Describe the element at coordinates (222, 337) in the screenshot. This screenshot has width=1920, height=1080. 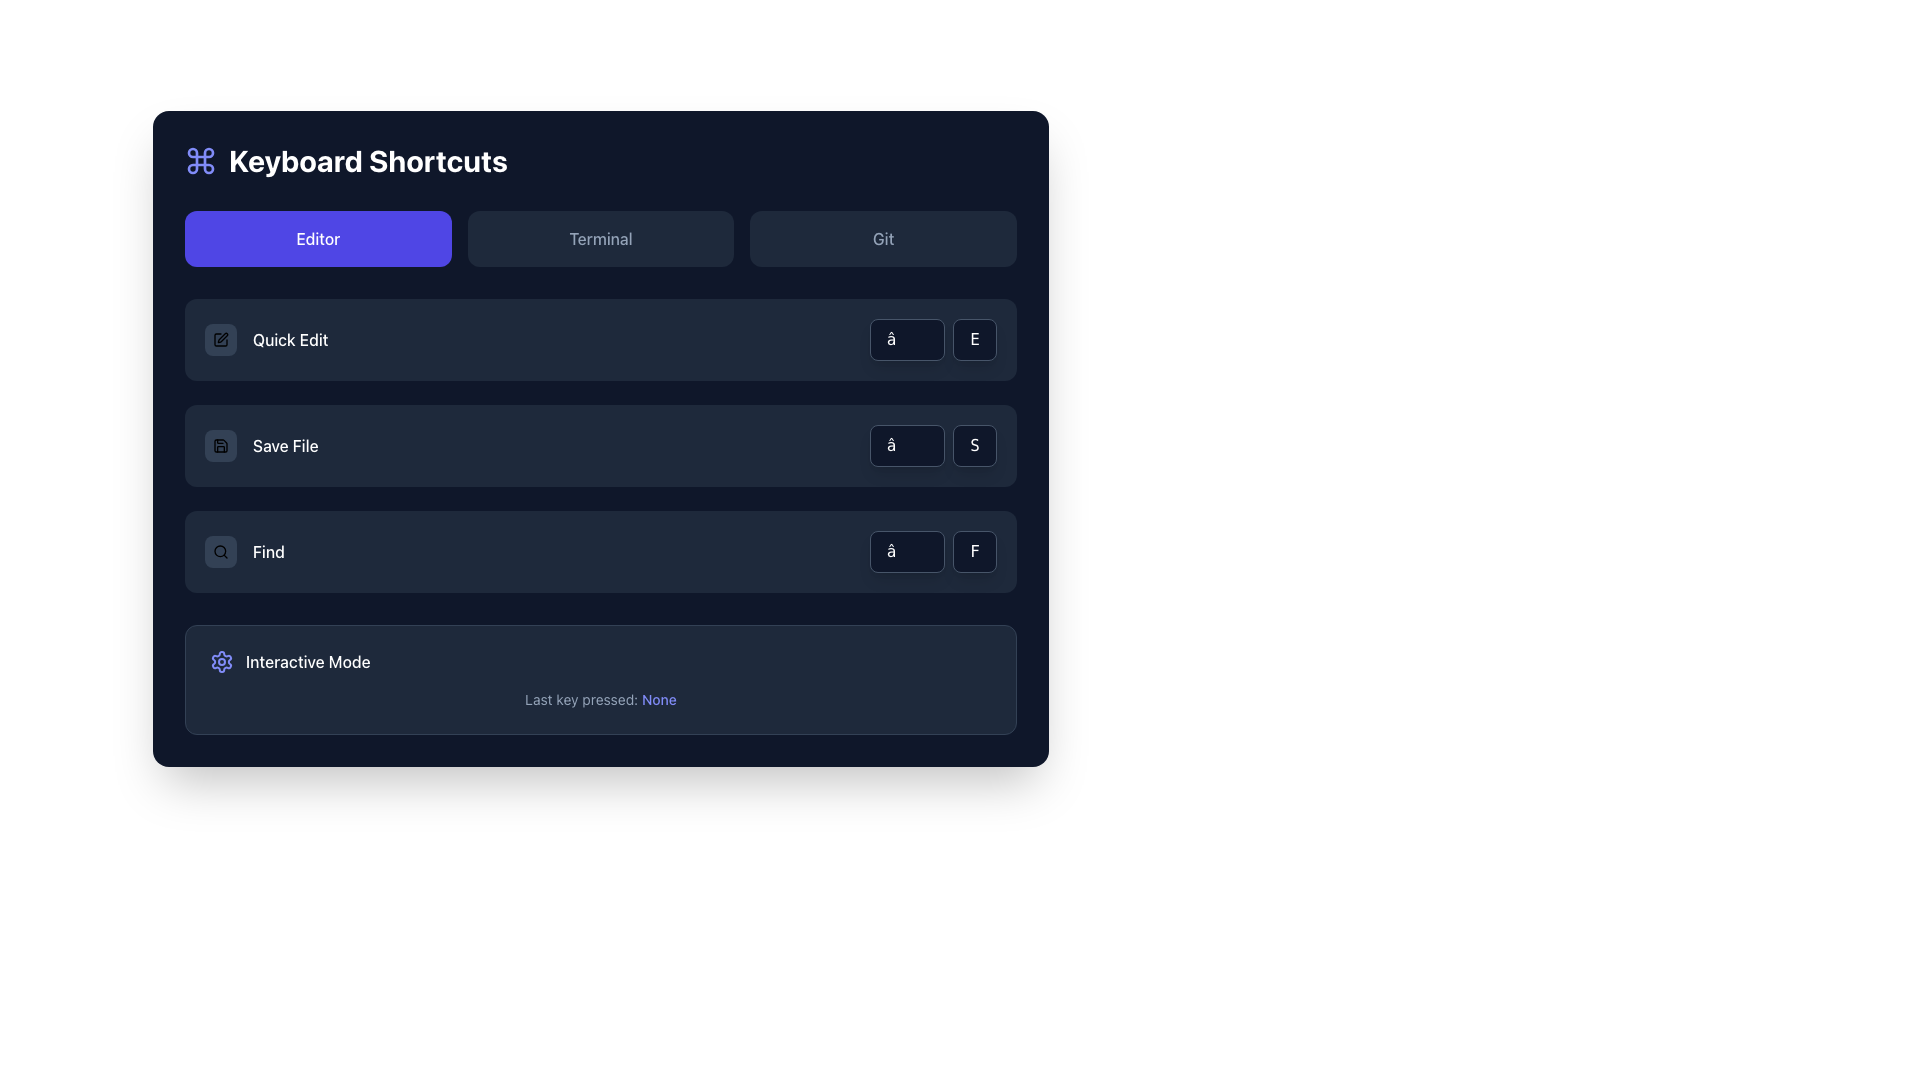
I see `the Vector icon (pen icon) located to the left of the 'Quick Edit' label` at that location.